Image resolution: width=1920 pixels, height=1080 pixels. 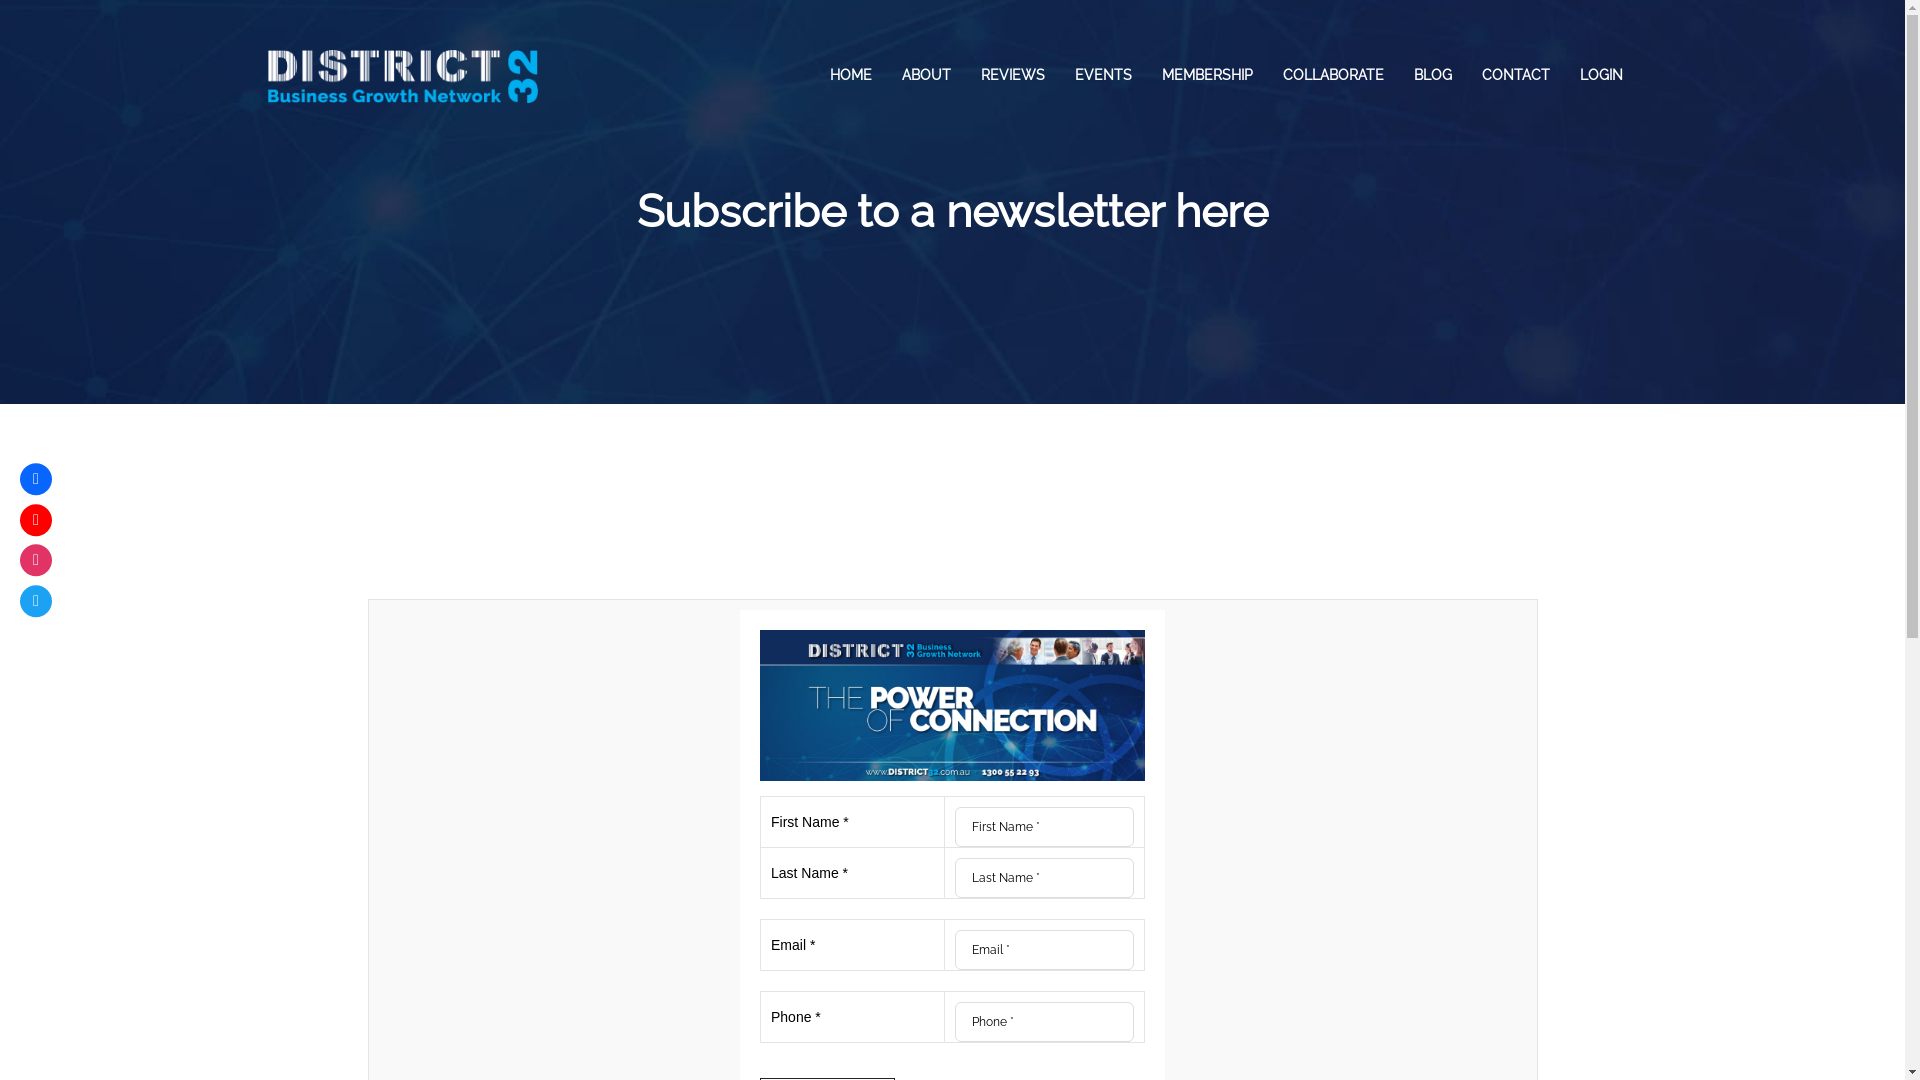 I want to click on 'Instagram', so click(x=35, y=559).